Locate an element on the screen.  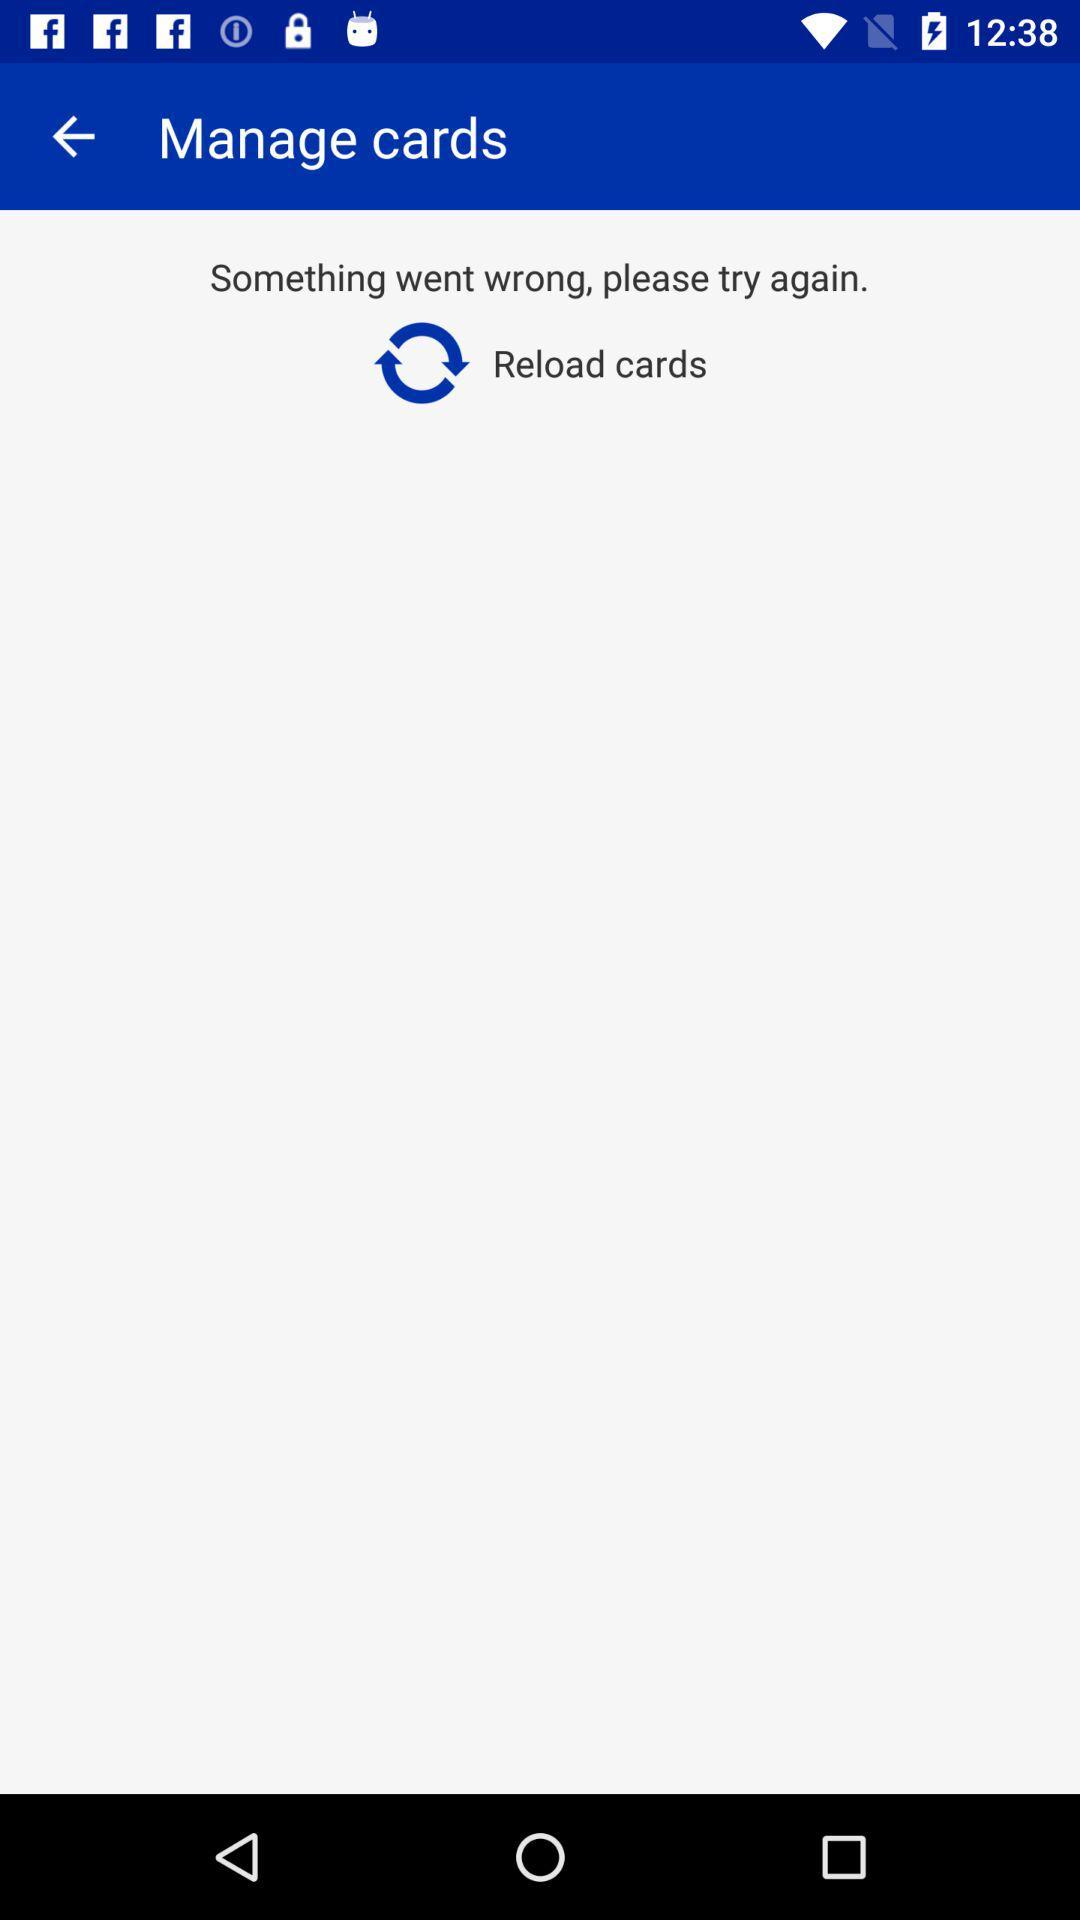
the item to the left of manage cards icon is located at coordinates (72, 135).